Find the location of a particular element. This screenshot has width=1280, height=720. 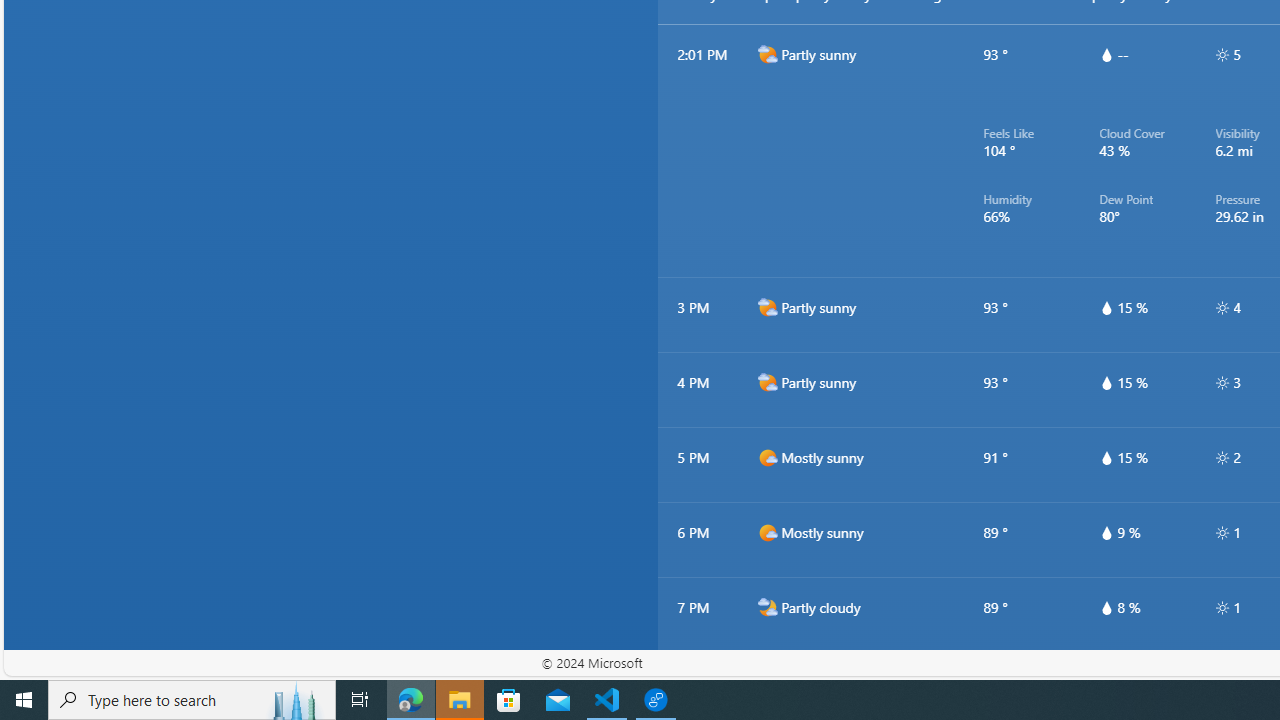

'd1000' is located at coordinates (766, 531).